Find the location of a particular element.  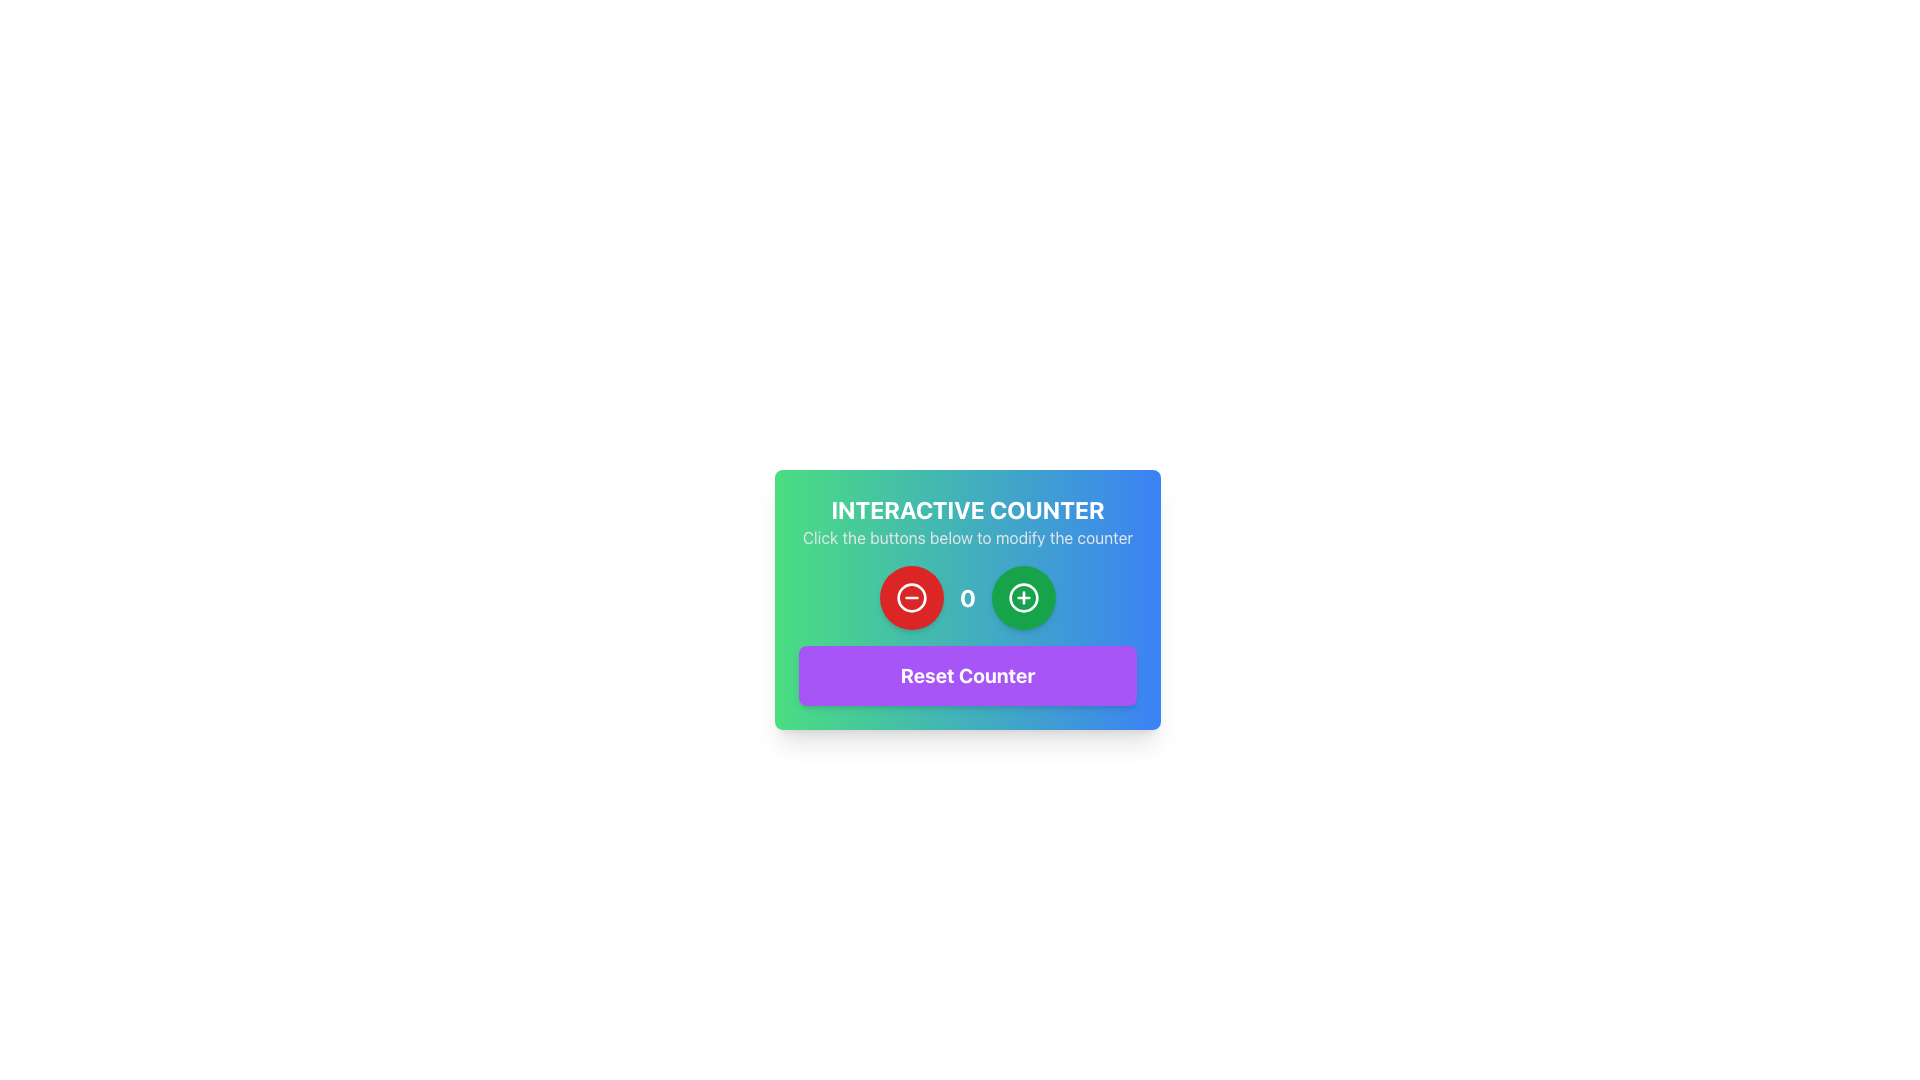

displayed text in the header located at the top-most position above the interactive counter buttons is located at coordinates (968, 520).